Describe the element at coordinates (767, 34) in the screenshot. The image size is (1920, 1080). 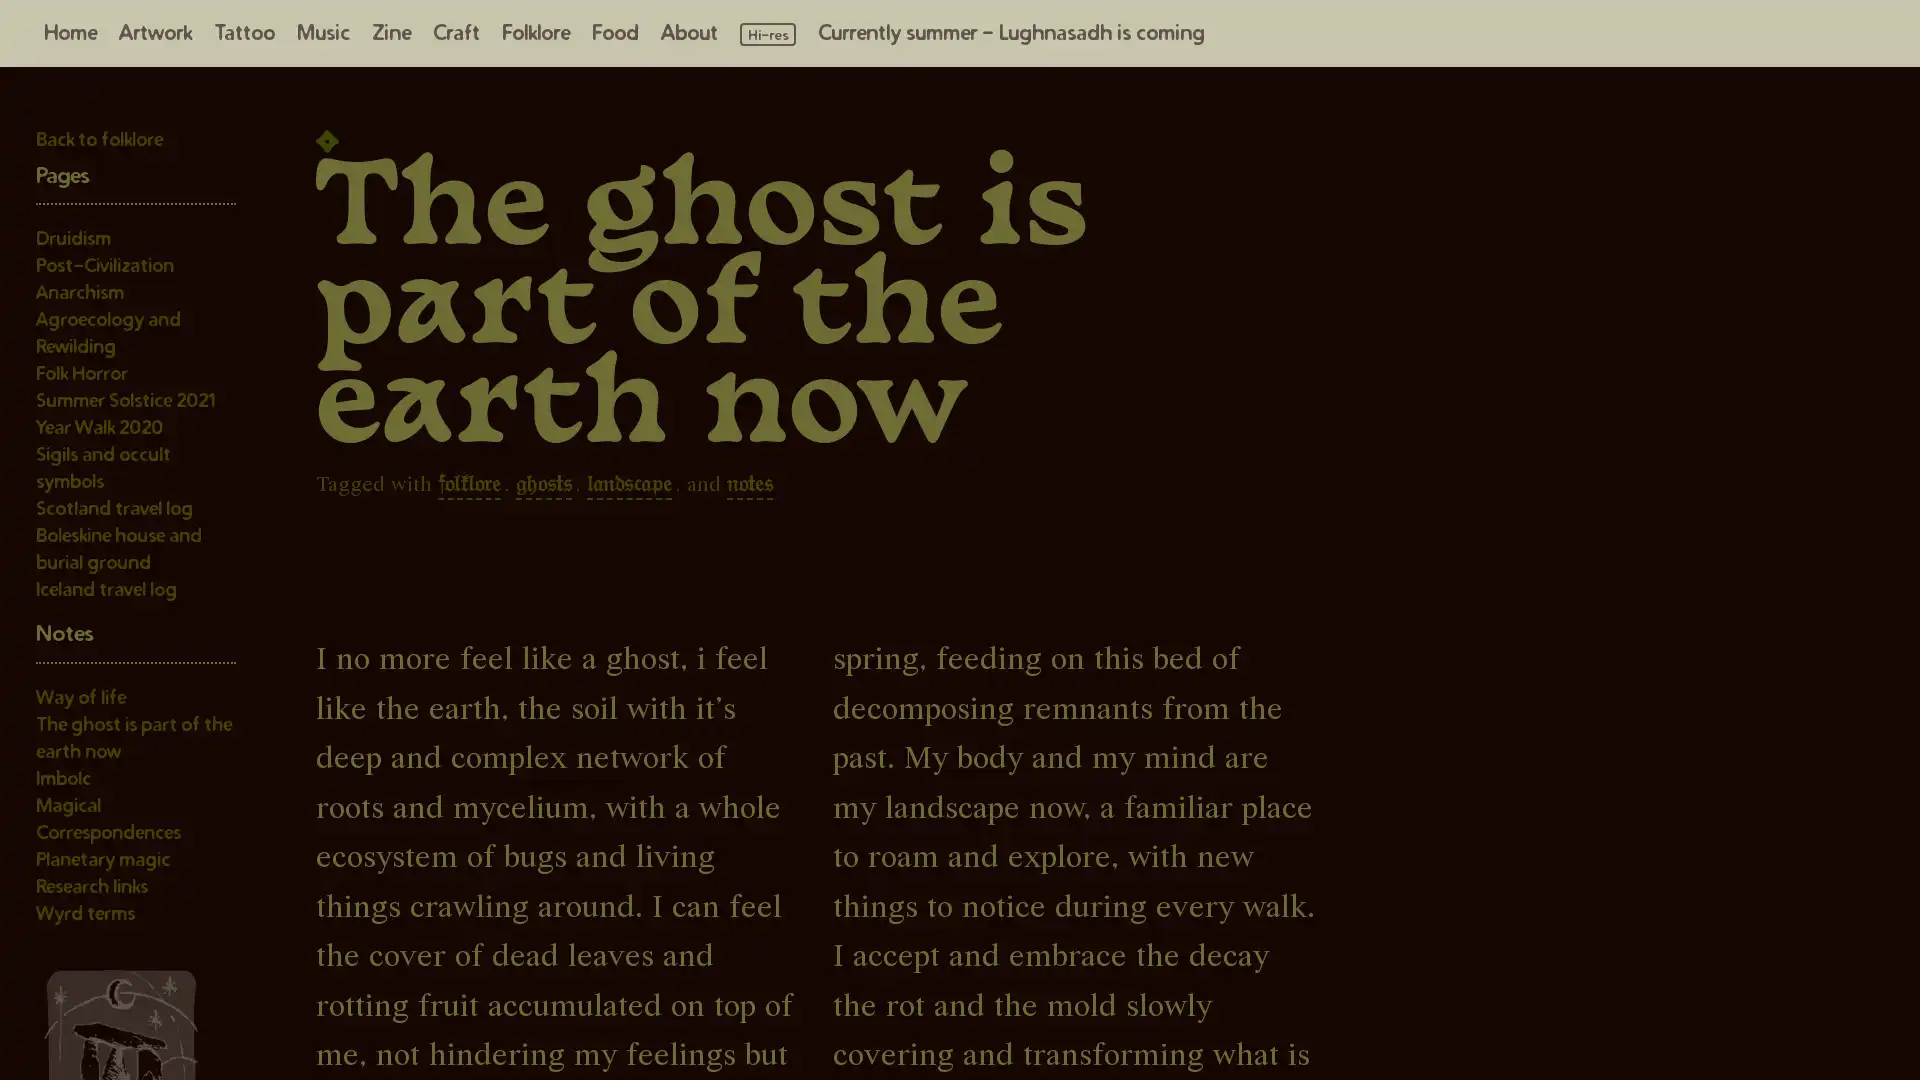
I see `Load high resolution images` at that location.